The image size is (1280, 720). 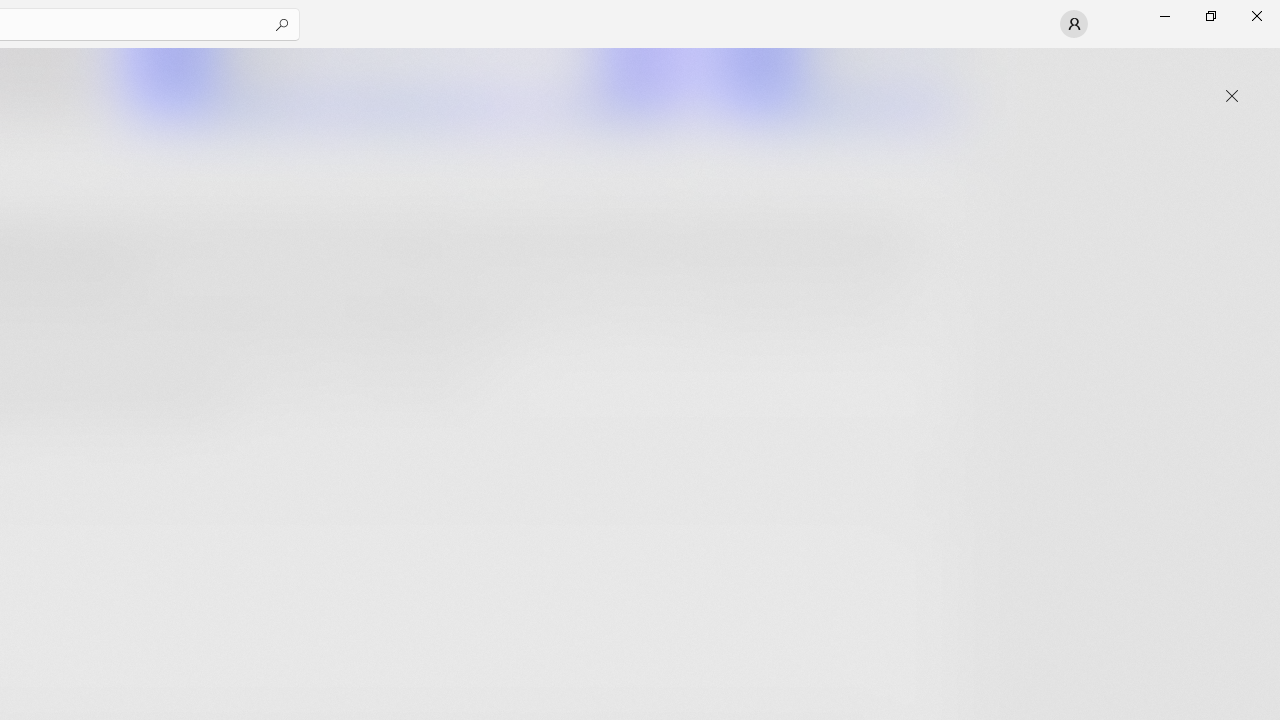 What do you see at coordinates (1231, 96) in the screenshot?
I see `'close popup window'` at bounding box center [1231, 96].